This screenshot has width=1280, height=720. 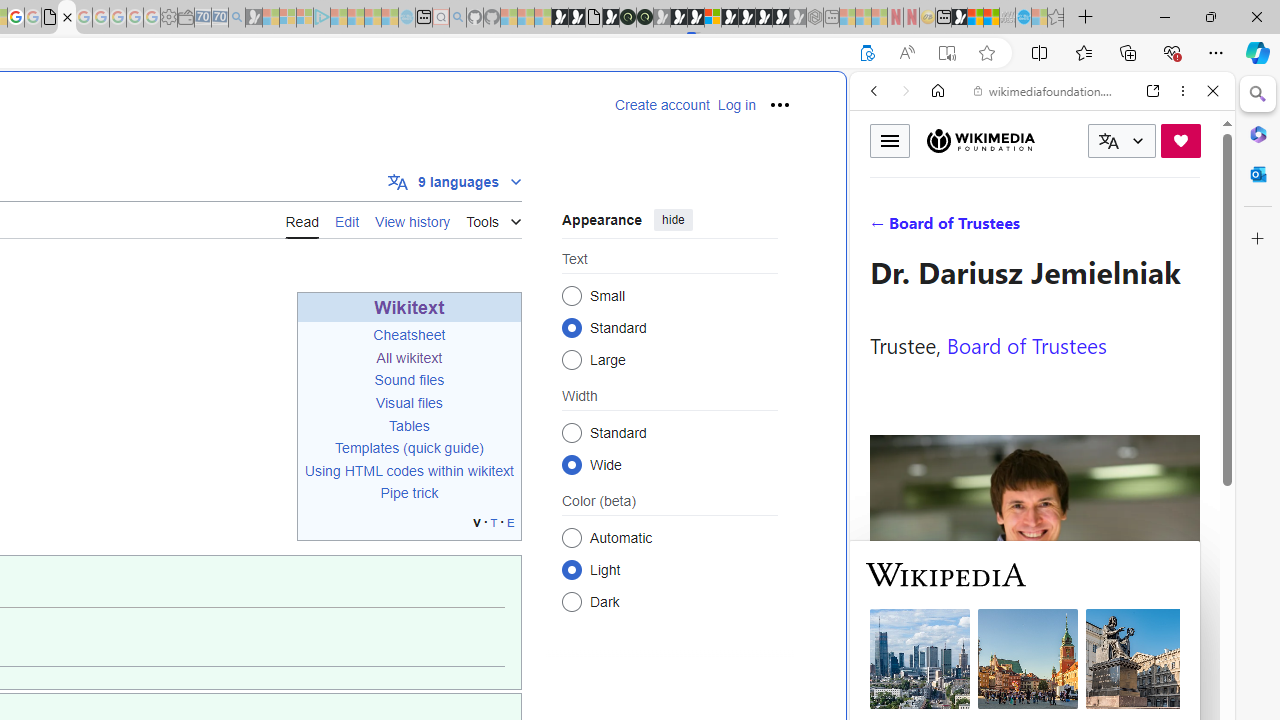 What do you see at coordinates (408, 307) in the screenshot?
I see `'Wikitext'` at bounding box center [408, 307].